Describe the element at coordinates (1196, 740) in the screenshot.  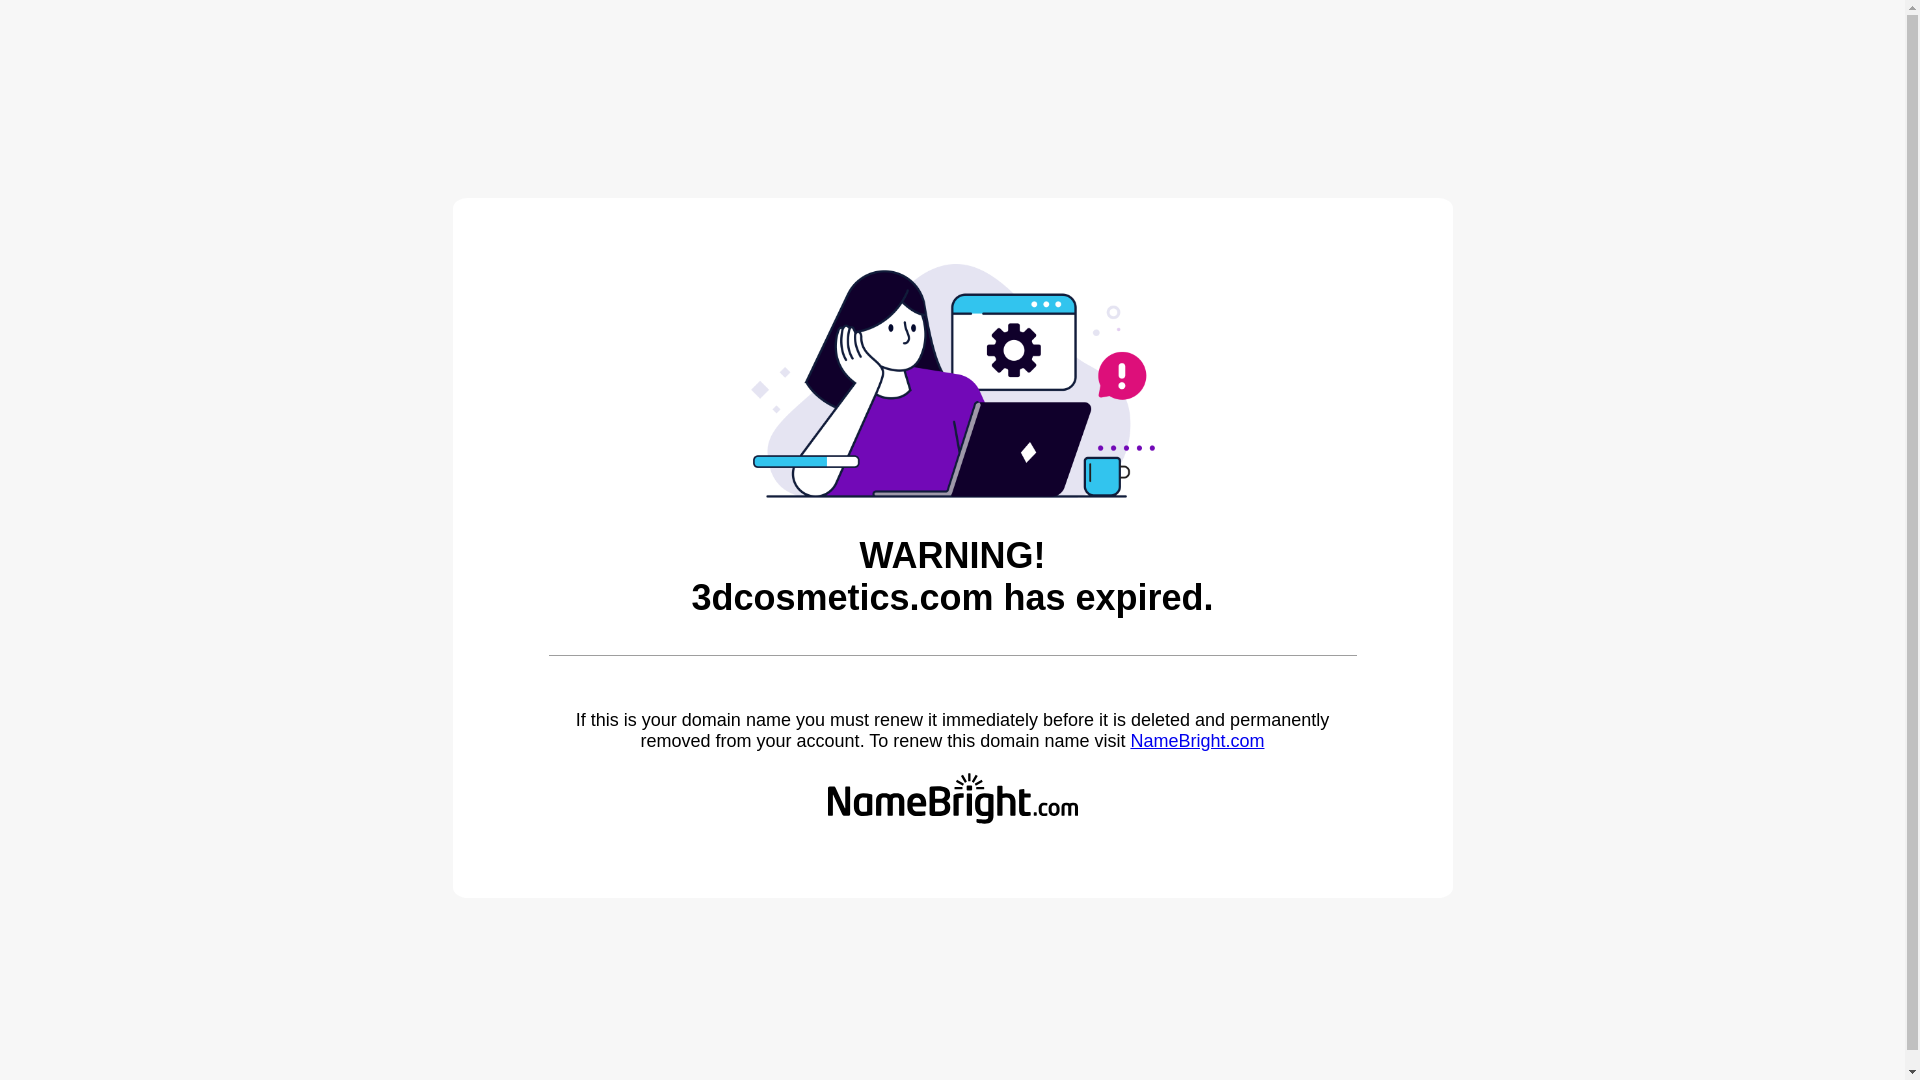
I see `'NameBright.com'` at that location.